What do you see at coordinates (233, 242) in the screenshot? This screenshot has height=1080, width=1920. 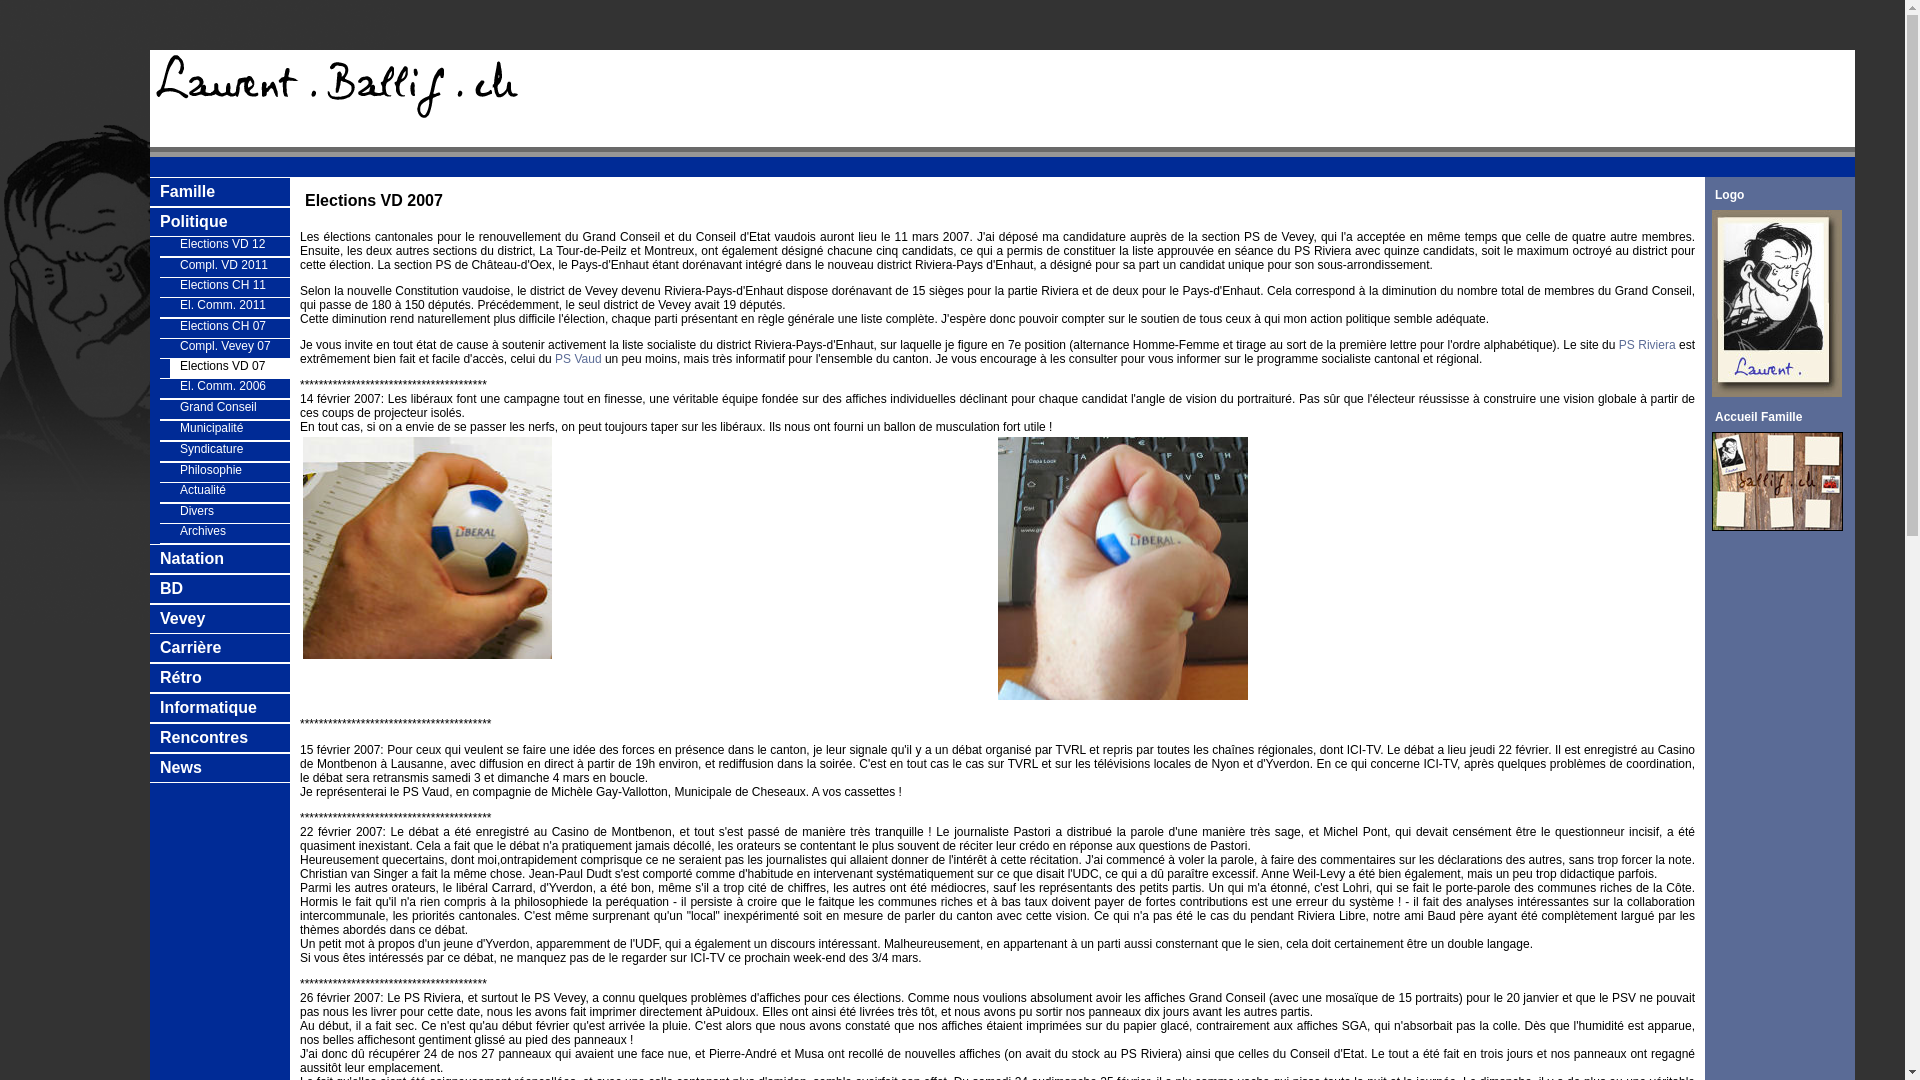 I see `'Elections VD 12'` at bounding box center [233, 242].